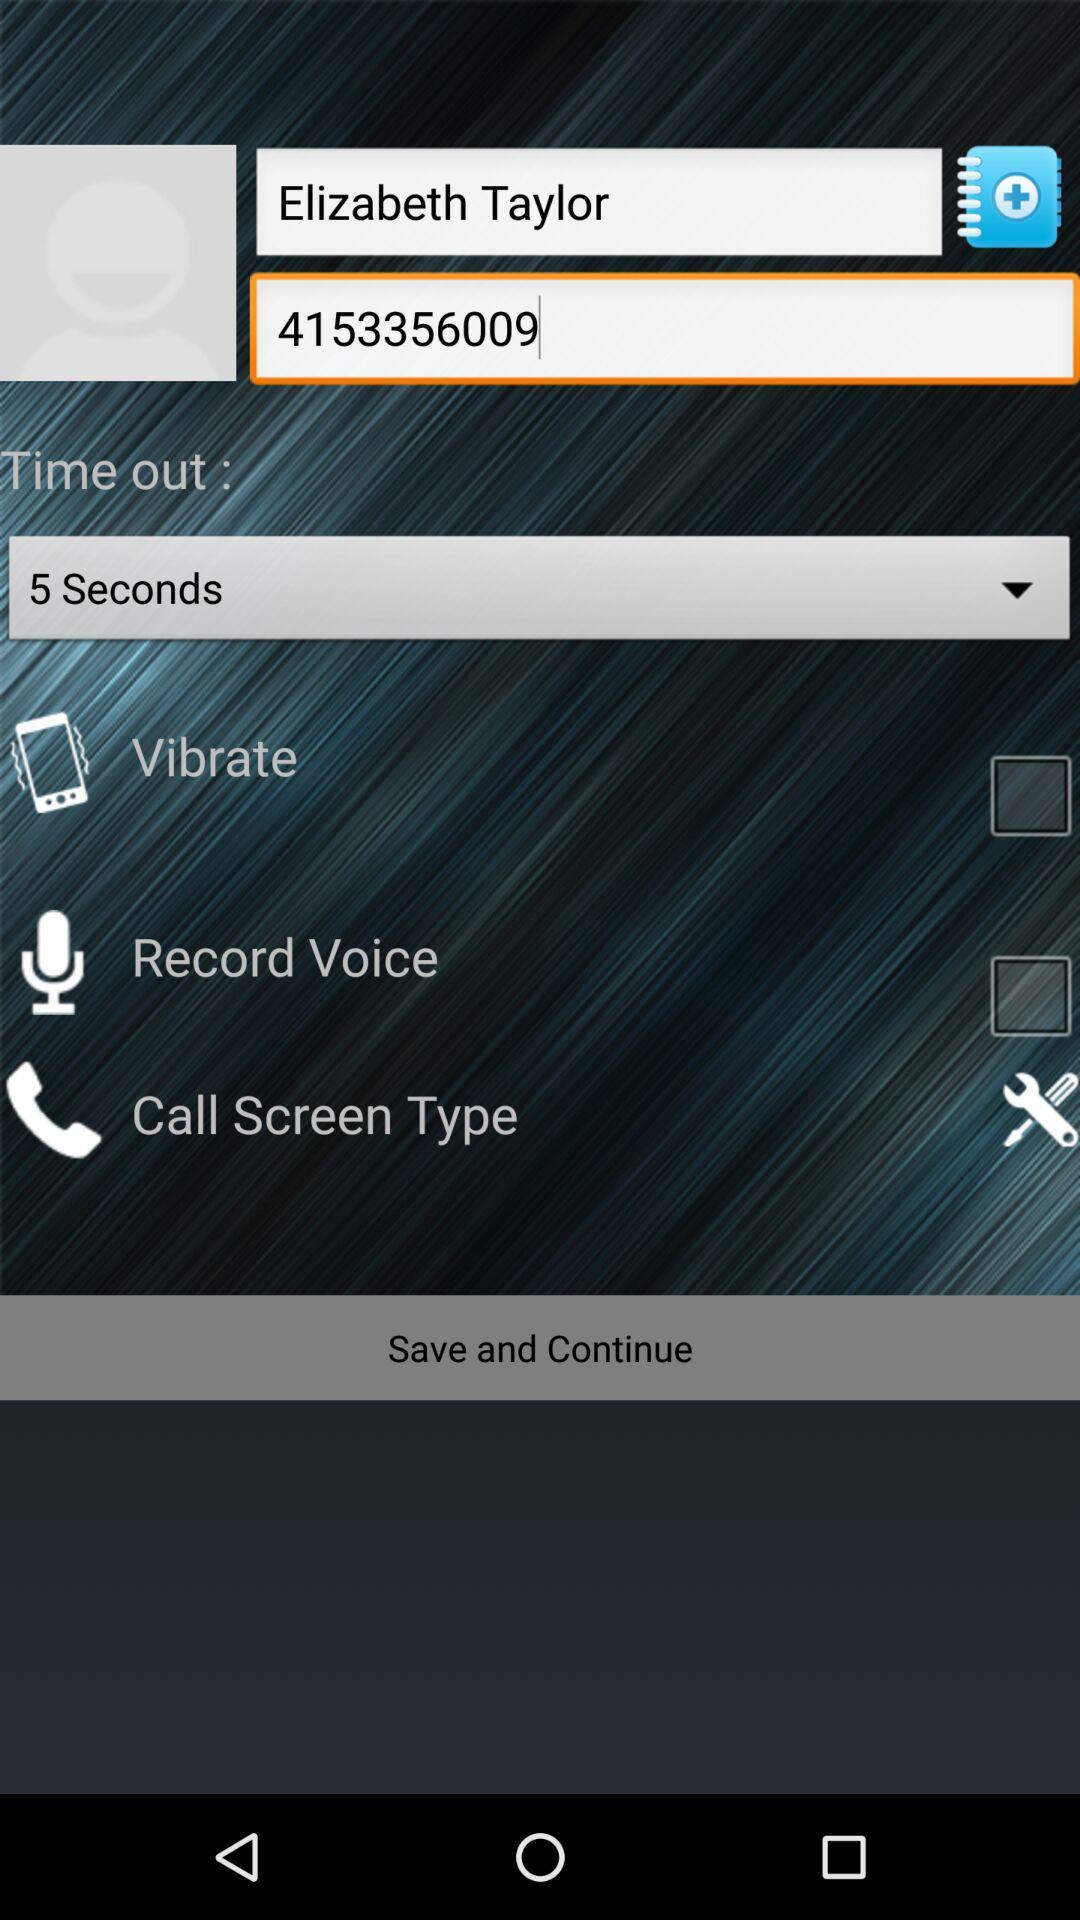 The width and height of the screenshot is (1080, 1920). Describe the element at coordinates (1039, 1109) in the screenshot. I see `settings` at that location.